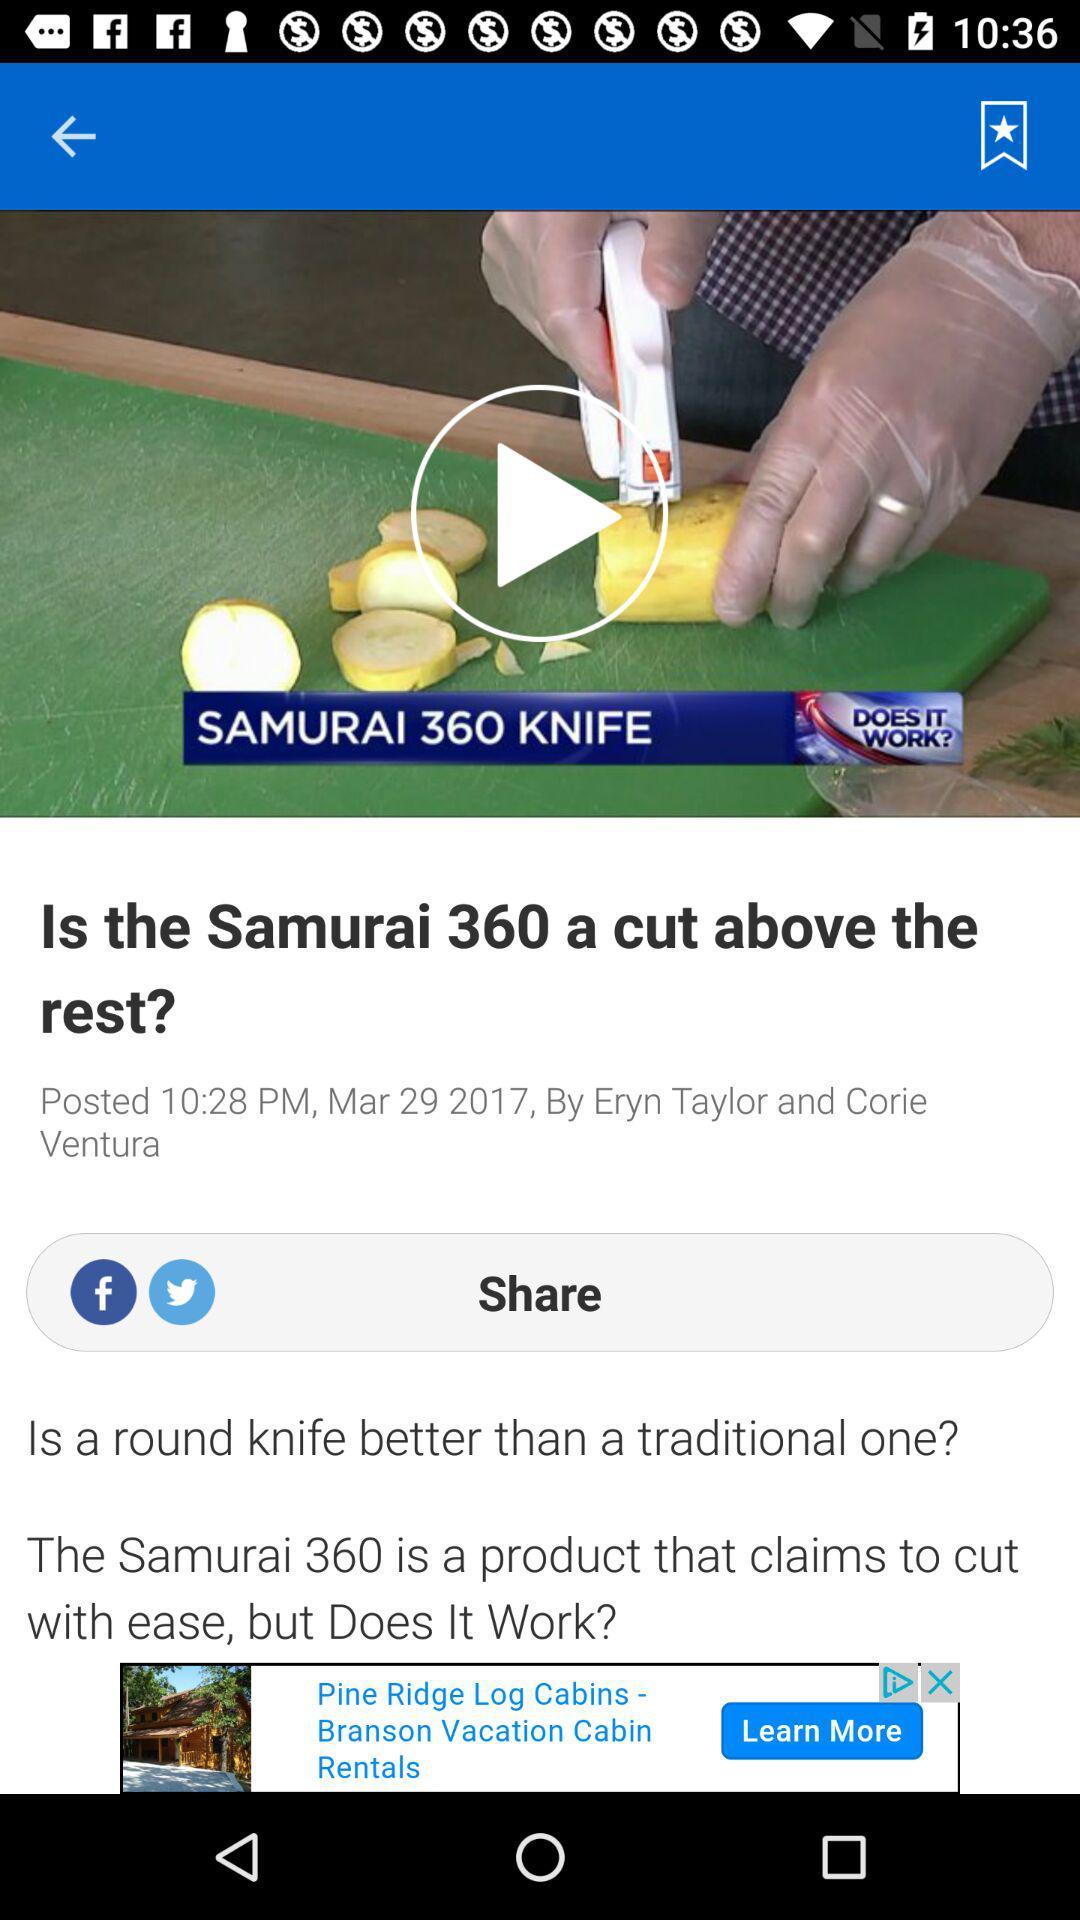 This screenshot has width=1080, height=1920. I want to click on bookmark, so click(1004, 135).